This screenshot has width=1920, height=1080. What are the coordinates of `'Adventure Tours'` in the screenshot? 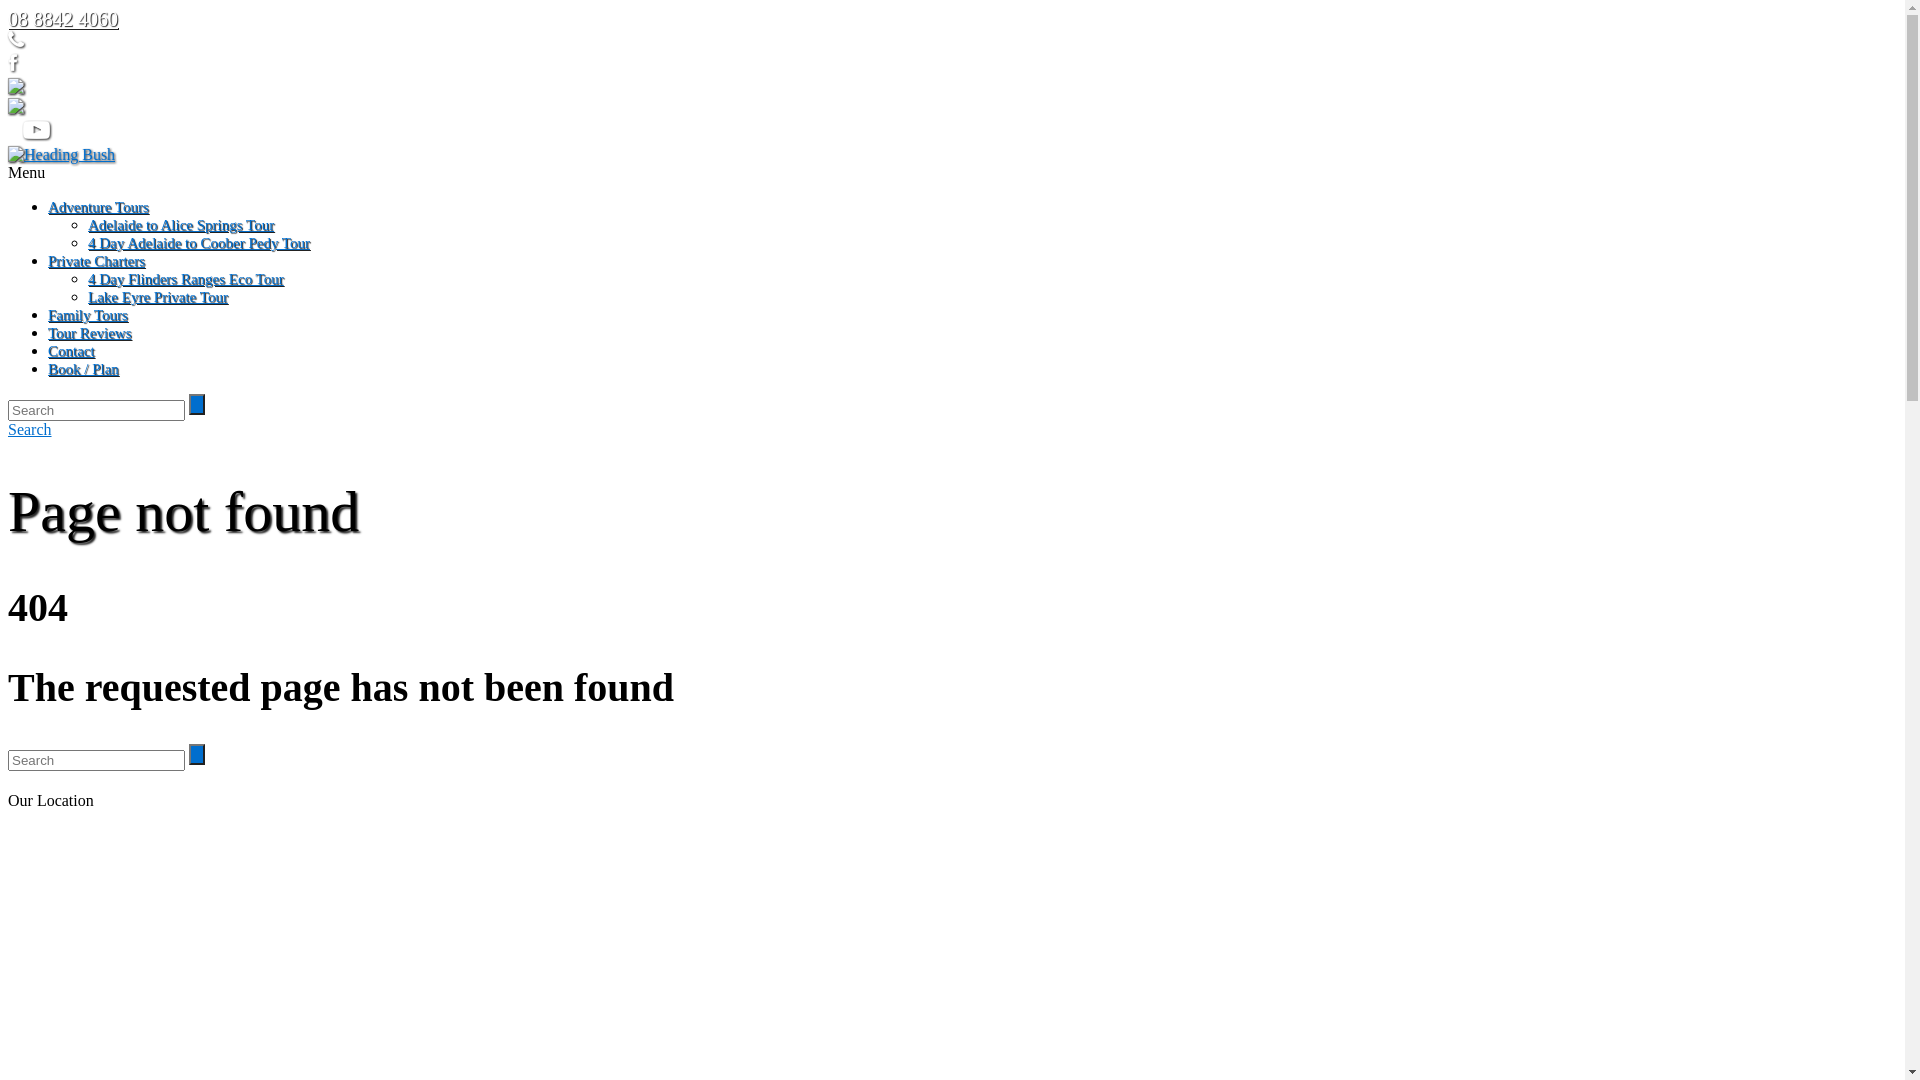 It's located at (97, 207).